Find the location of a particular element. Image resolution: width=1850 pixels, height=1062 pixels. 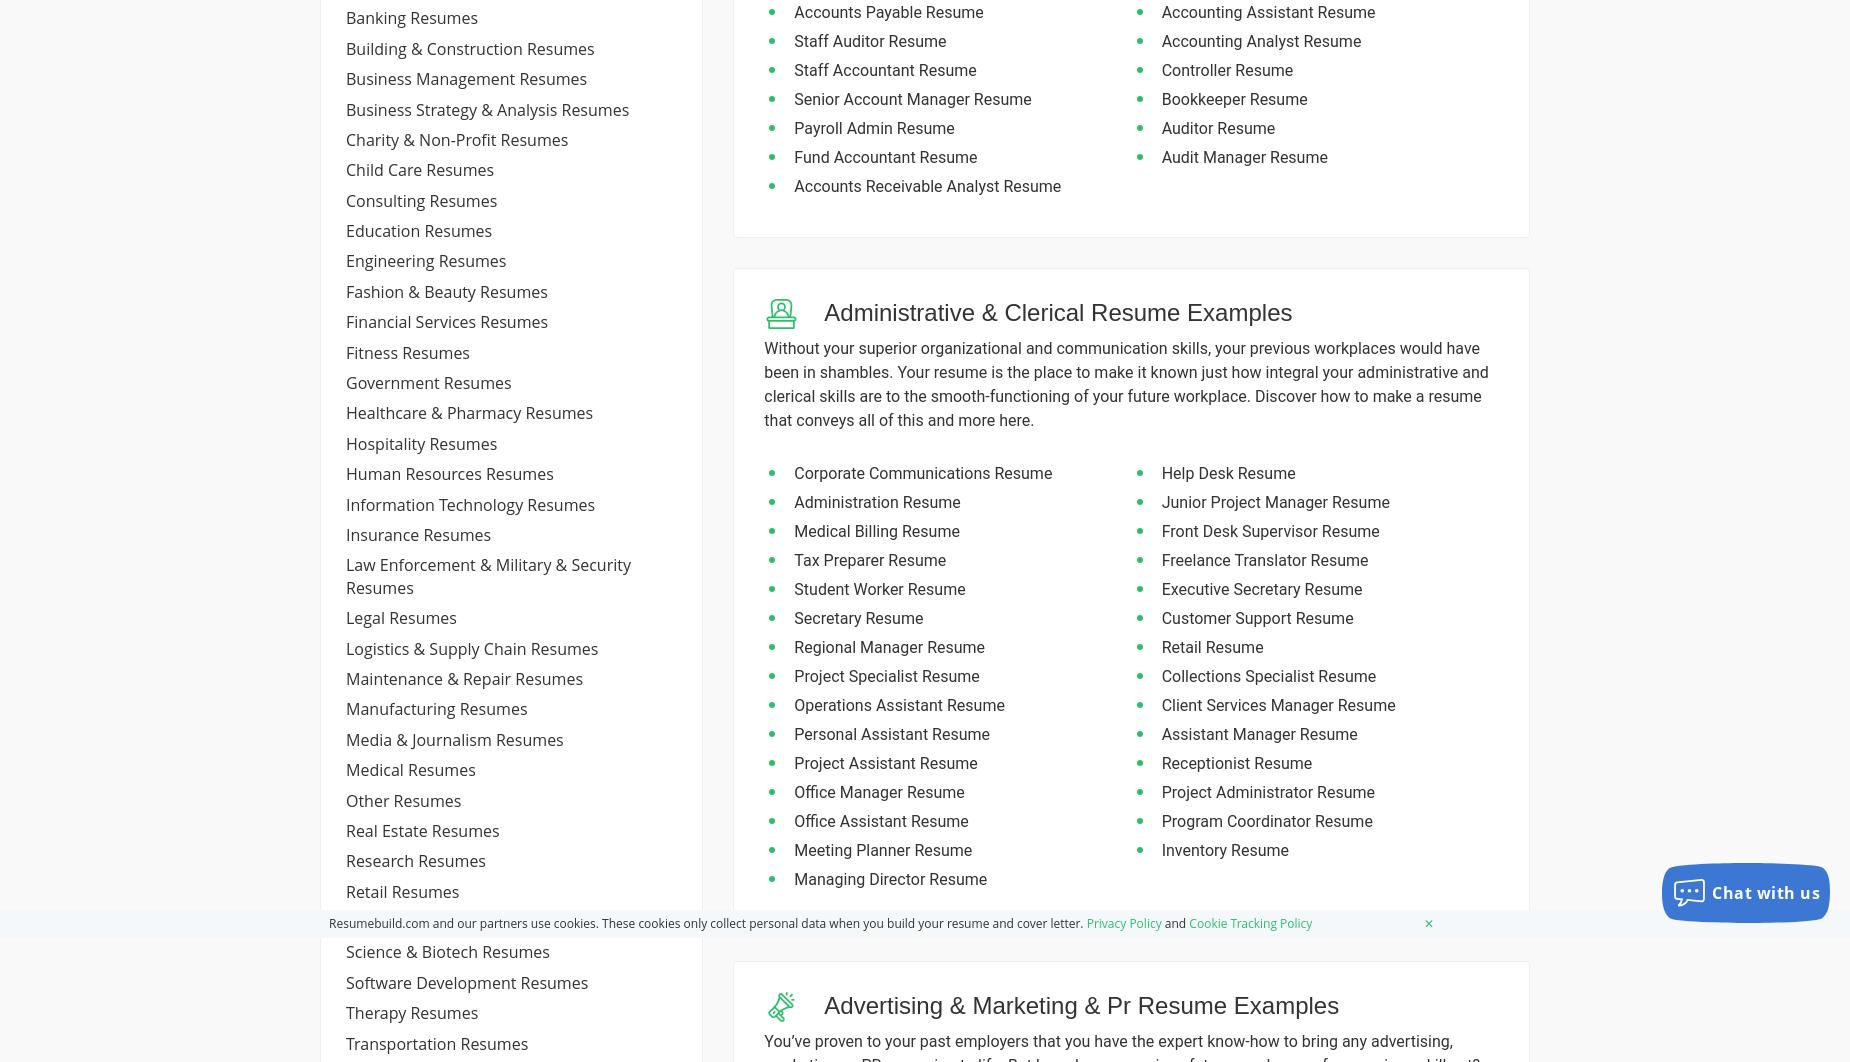

'transportation resumes' is located at coordinates (435, 1041).